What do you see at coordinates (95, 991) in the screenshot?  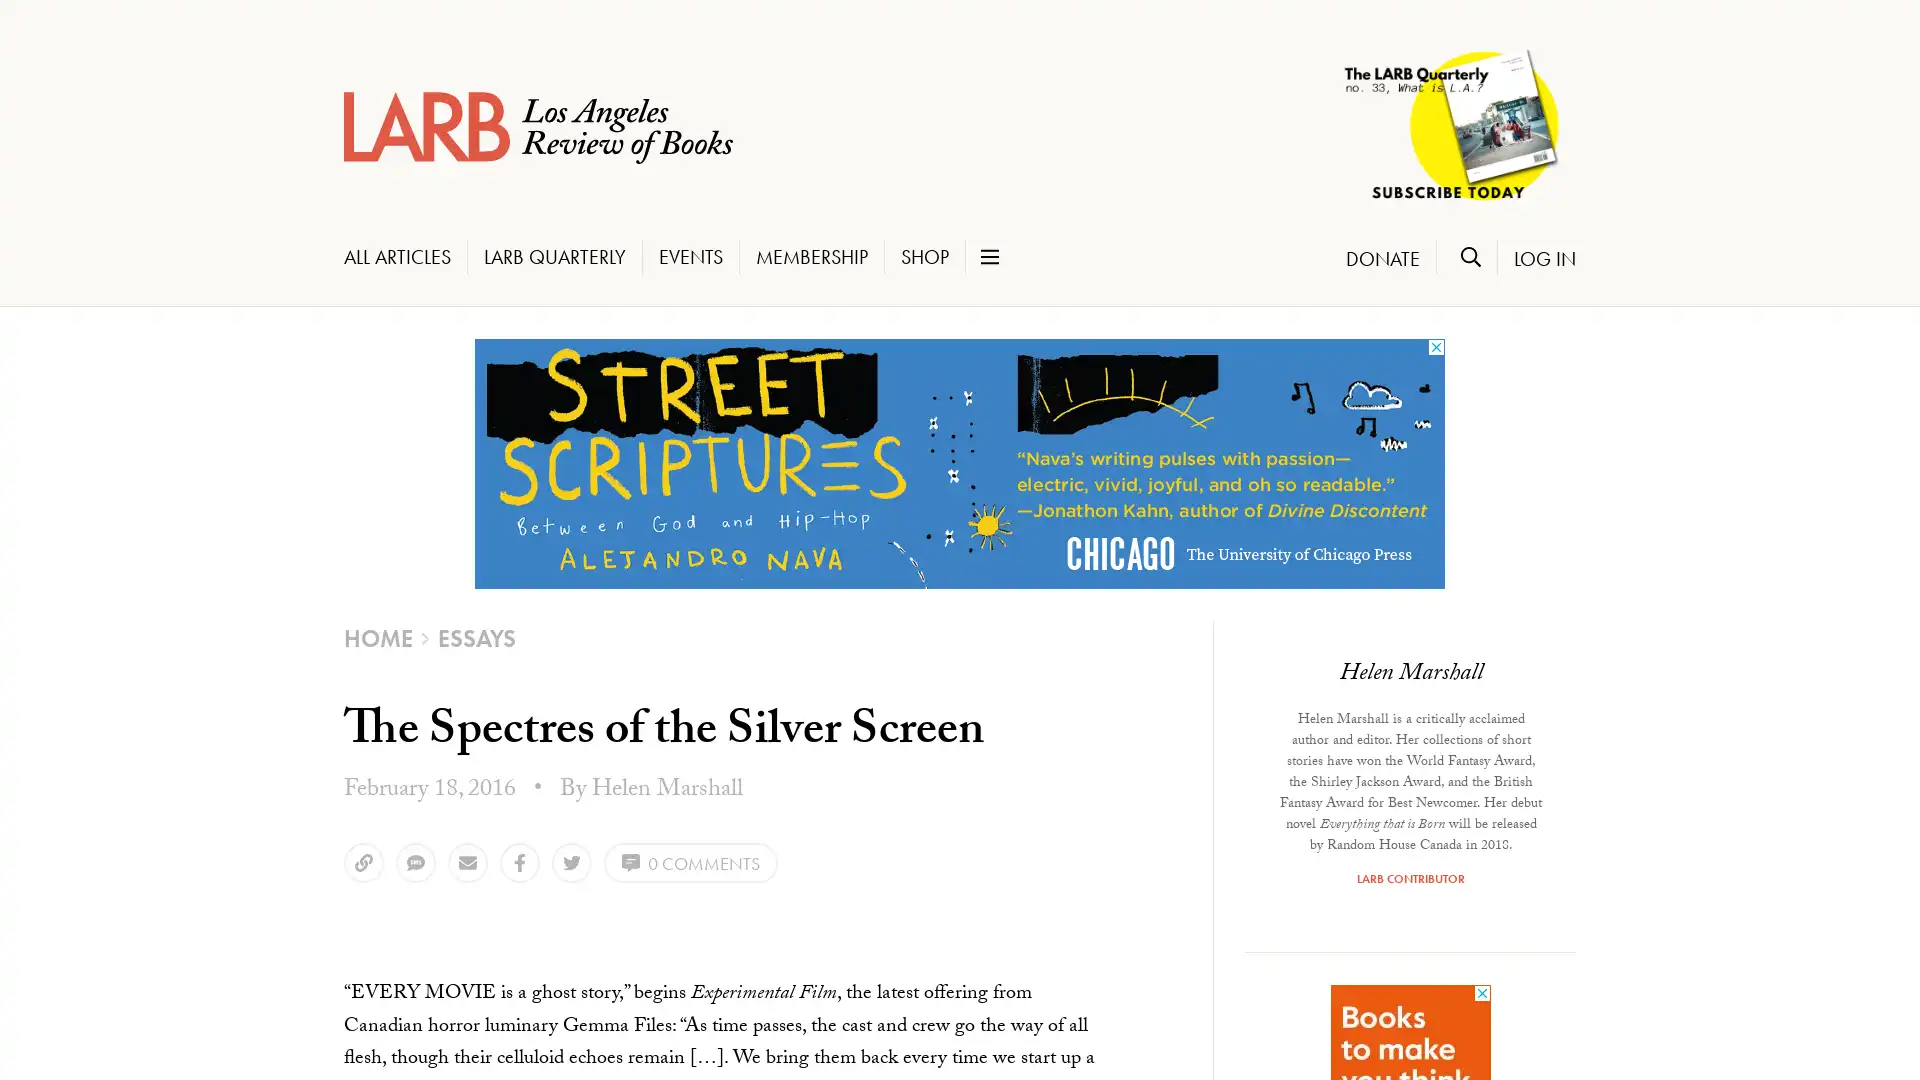 I see `Click Esc To Dismiss` at bounding box center [95, 991].